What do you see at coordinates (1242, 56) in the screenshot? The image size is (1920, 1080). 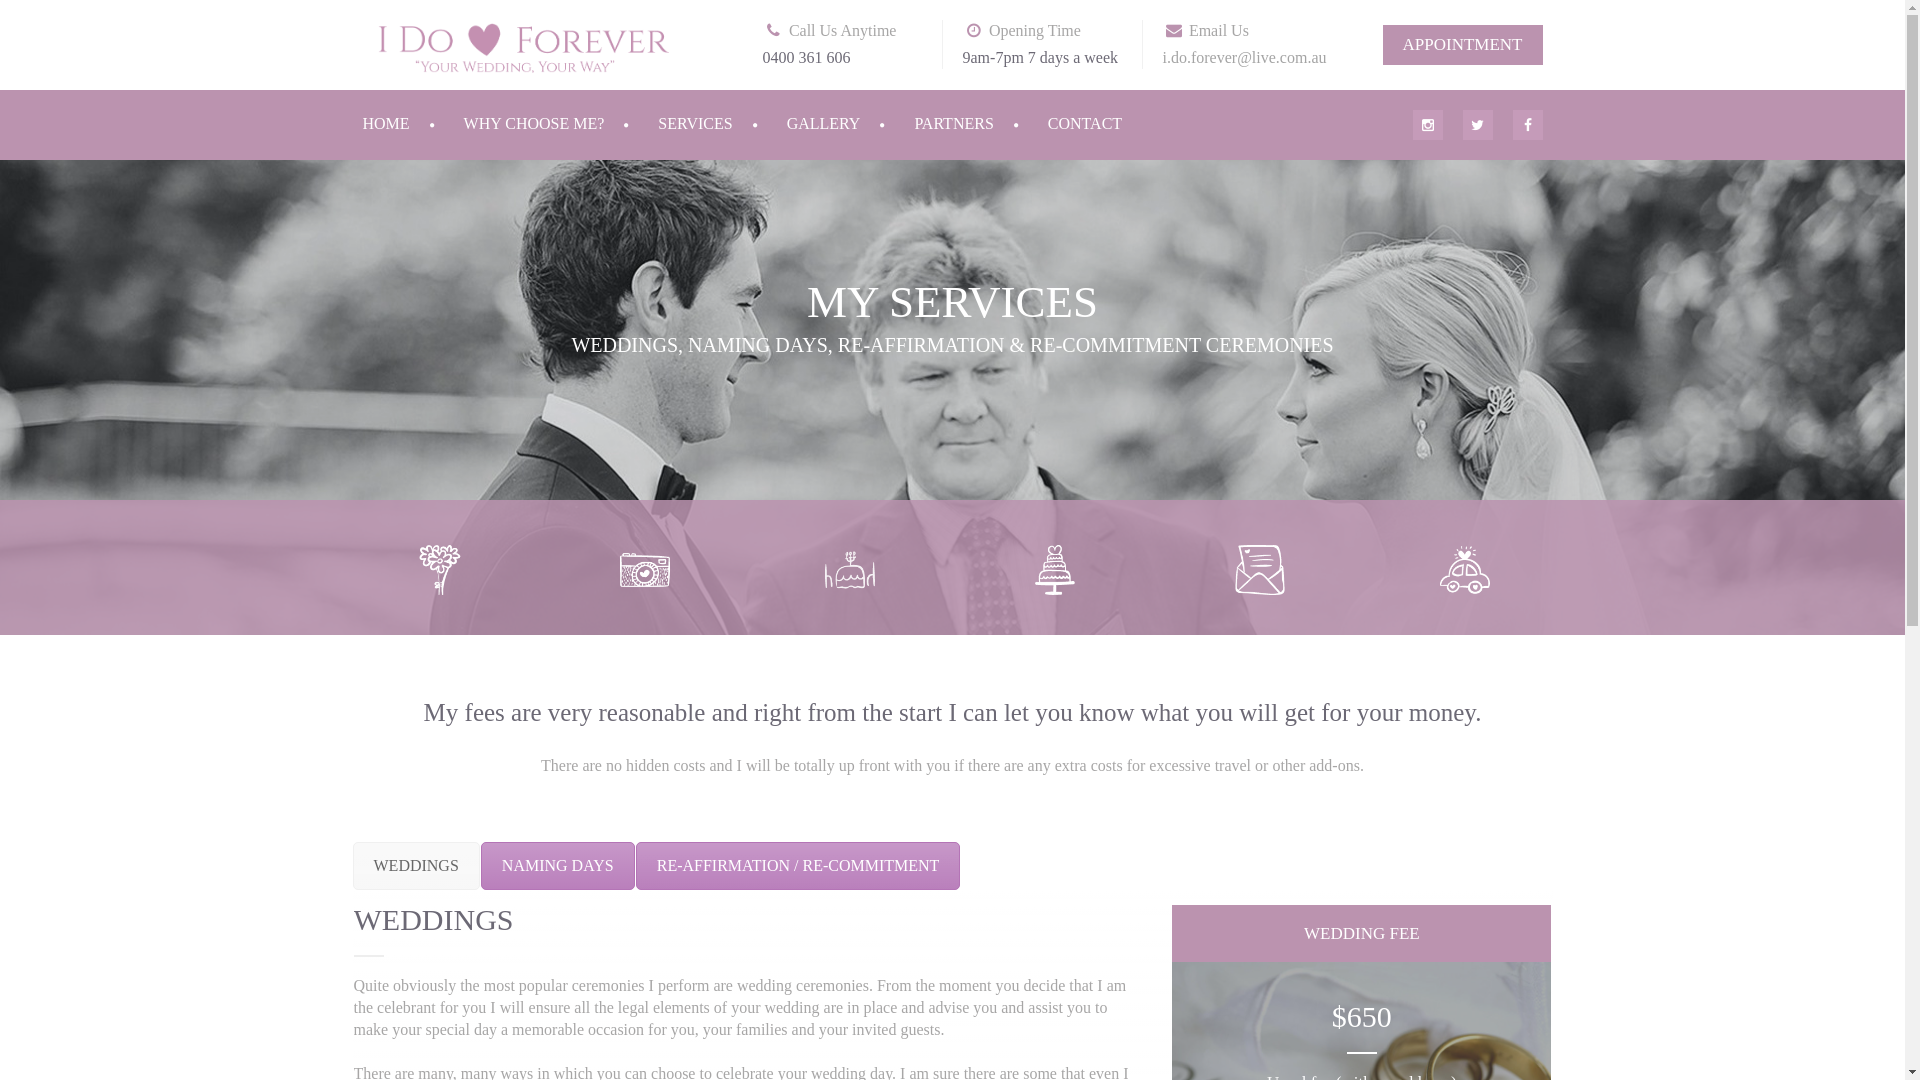 I see `'i.do.forever@live.com.au'` at bounding box center [1242, 56].